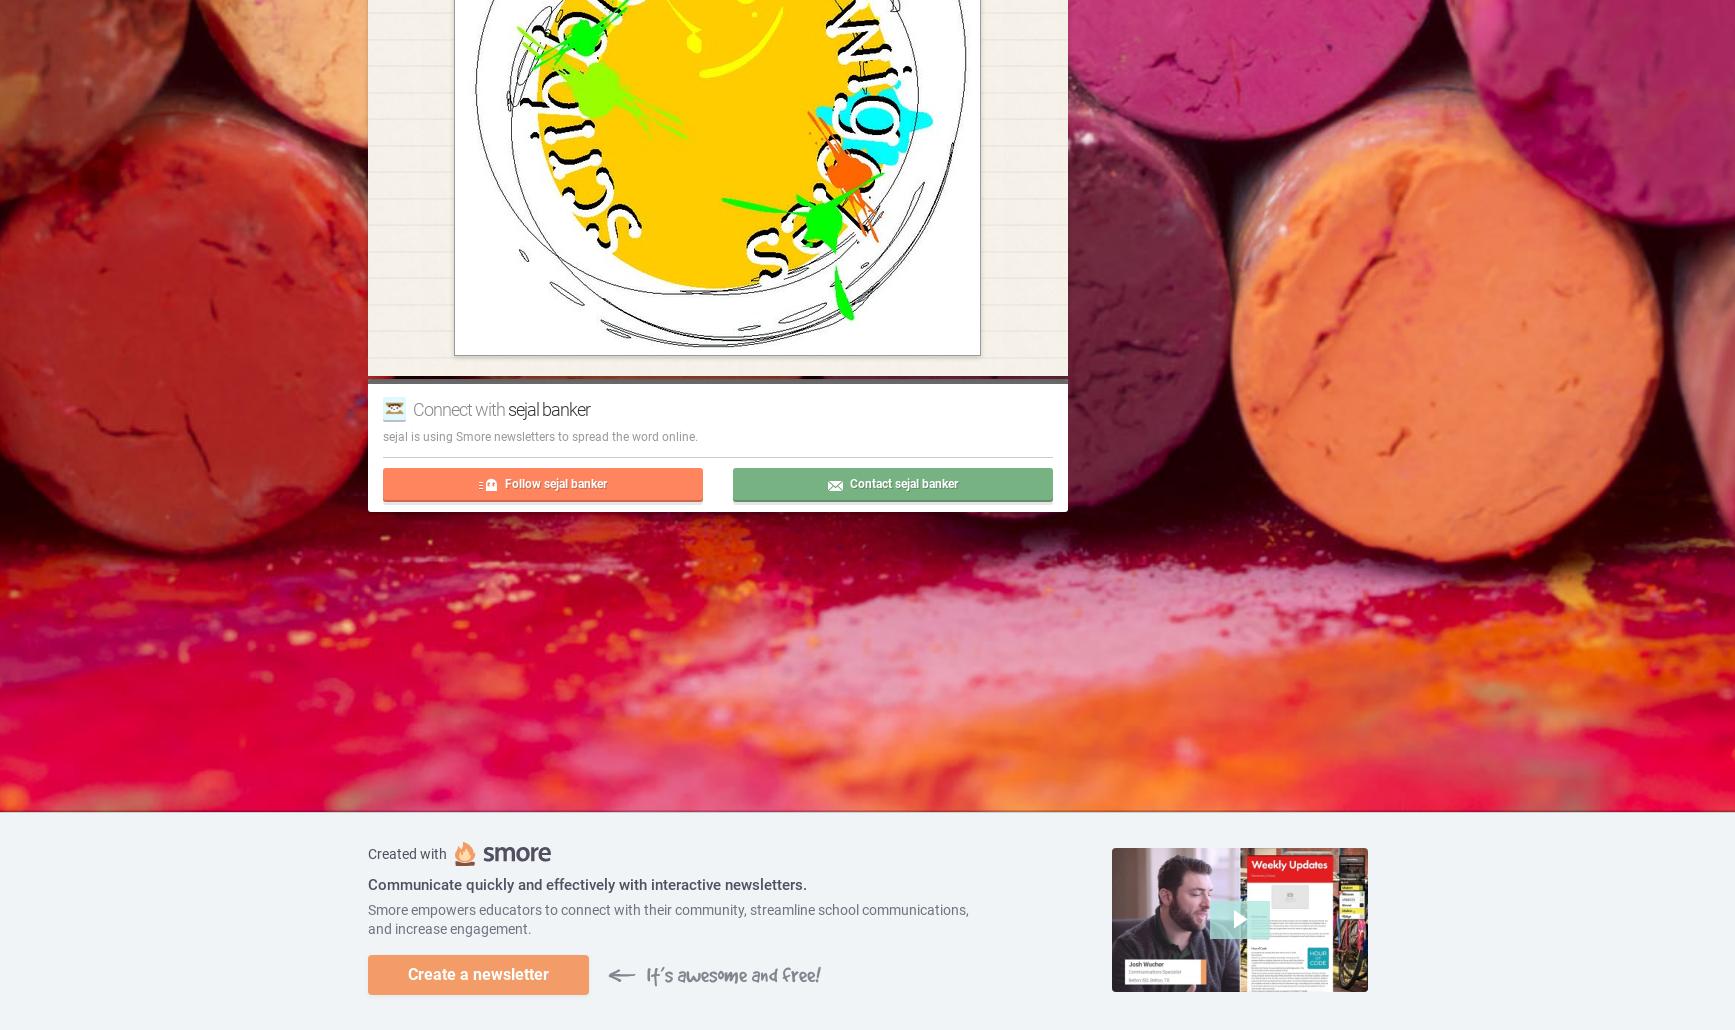  What do you see at coordinates (459, 408) in the screenshot?
I see `'Connect with'` at bounding box center [459, 408].